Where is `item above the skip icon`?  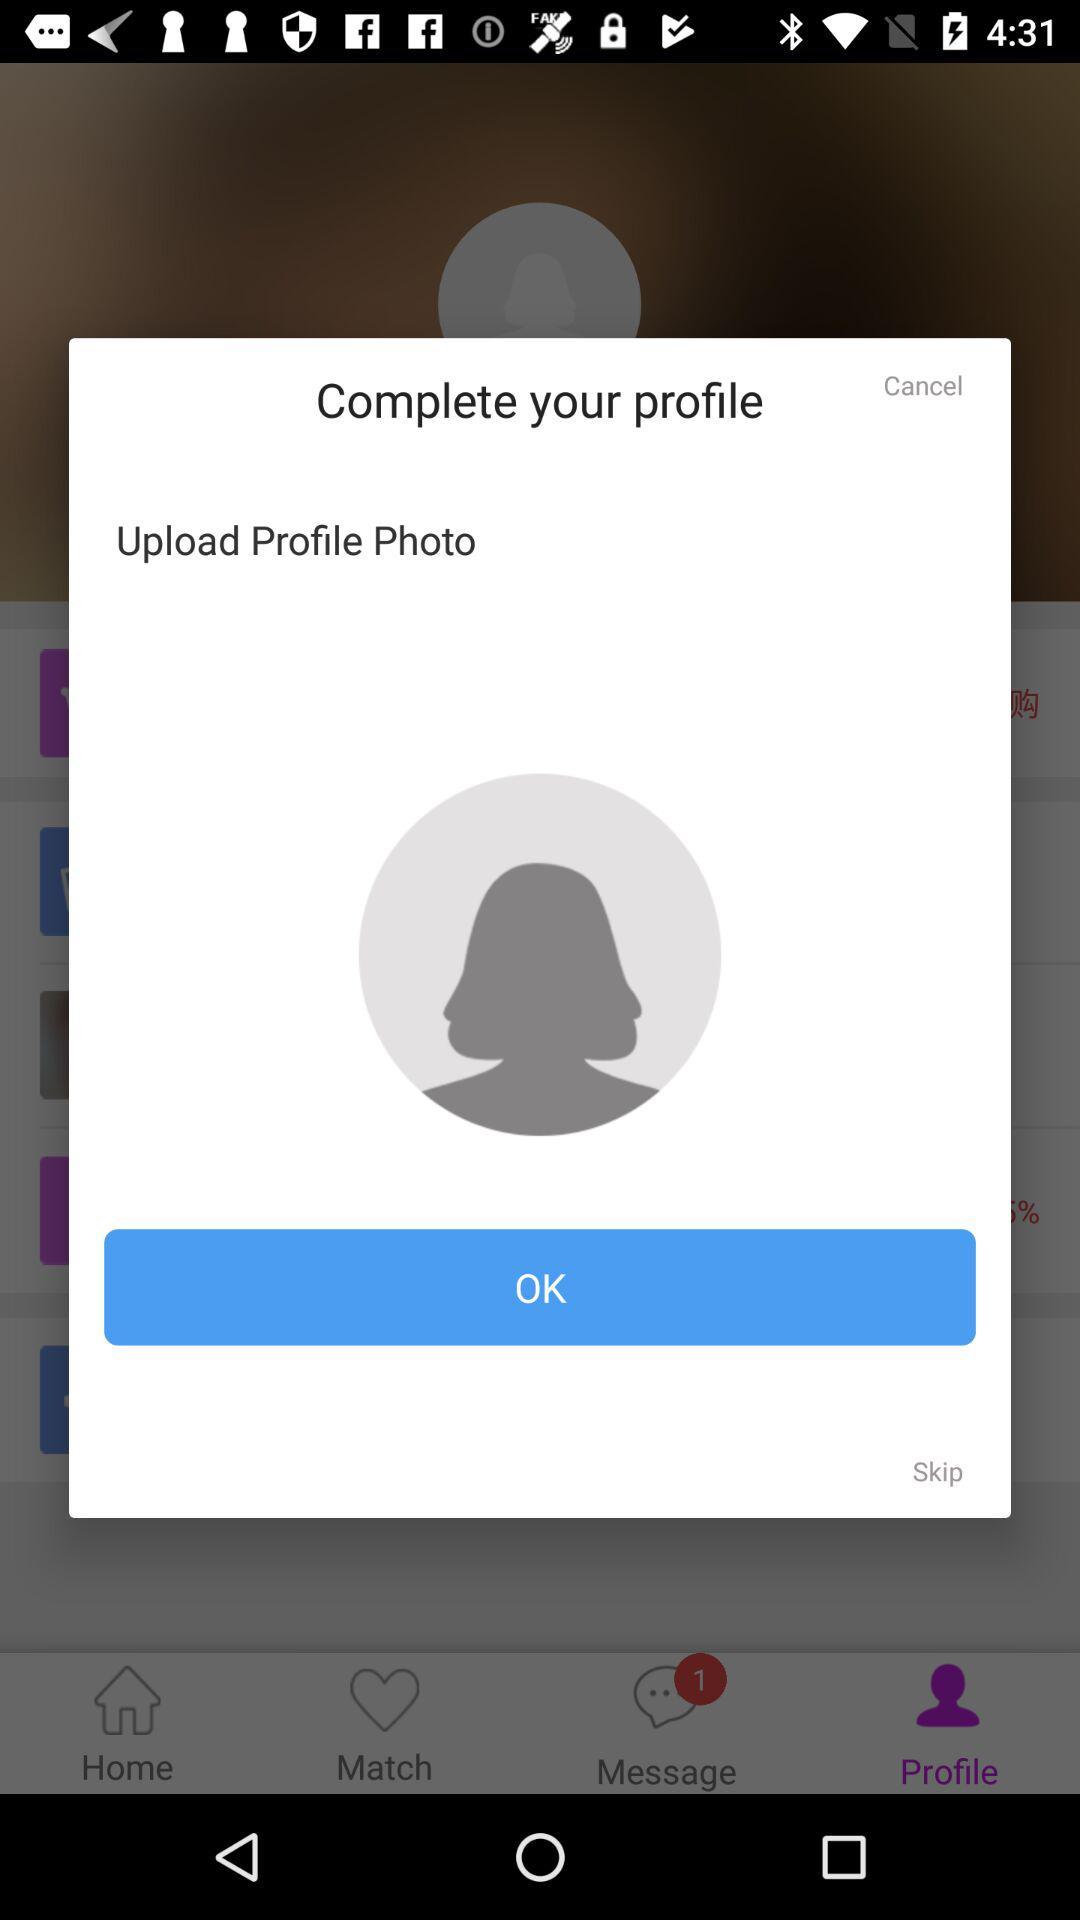 item above the skip icon is located at coordinates (540, 1287).